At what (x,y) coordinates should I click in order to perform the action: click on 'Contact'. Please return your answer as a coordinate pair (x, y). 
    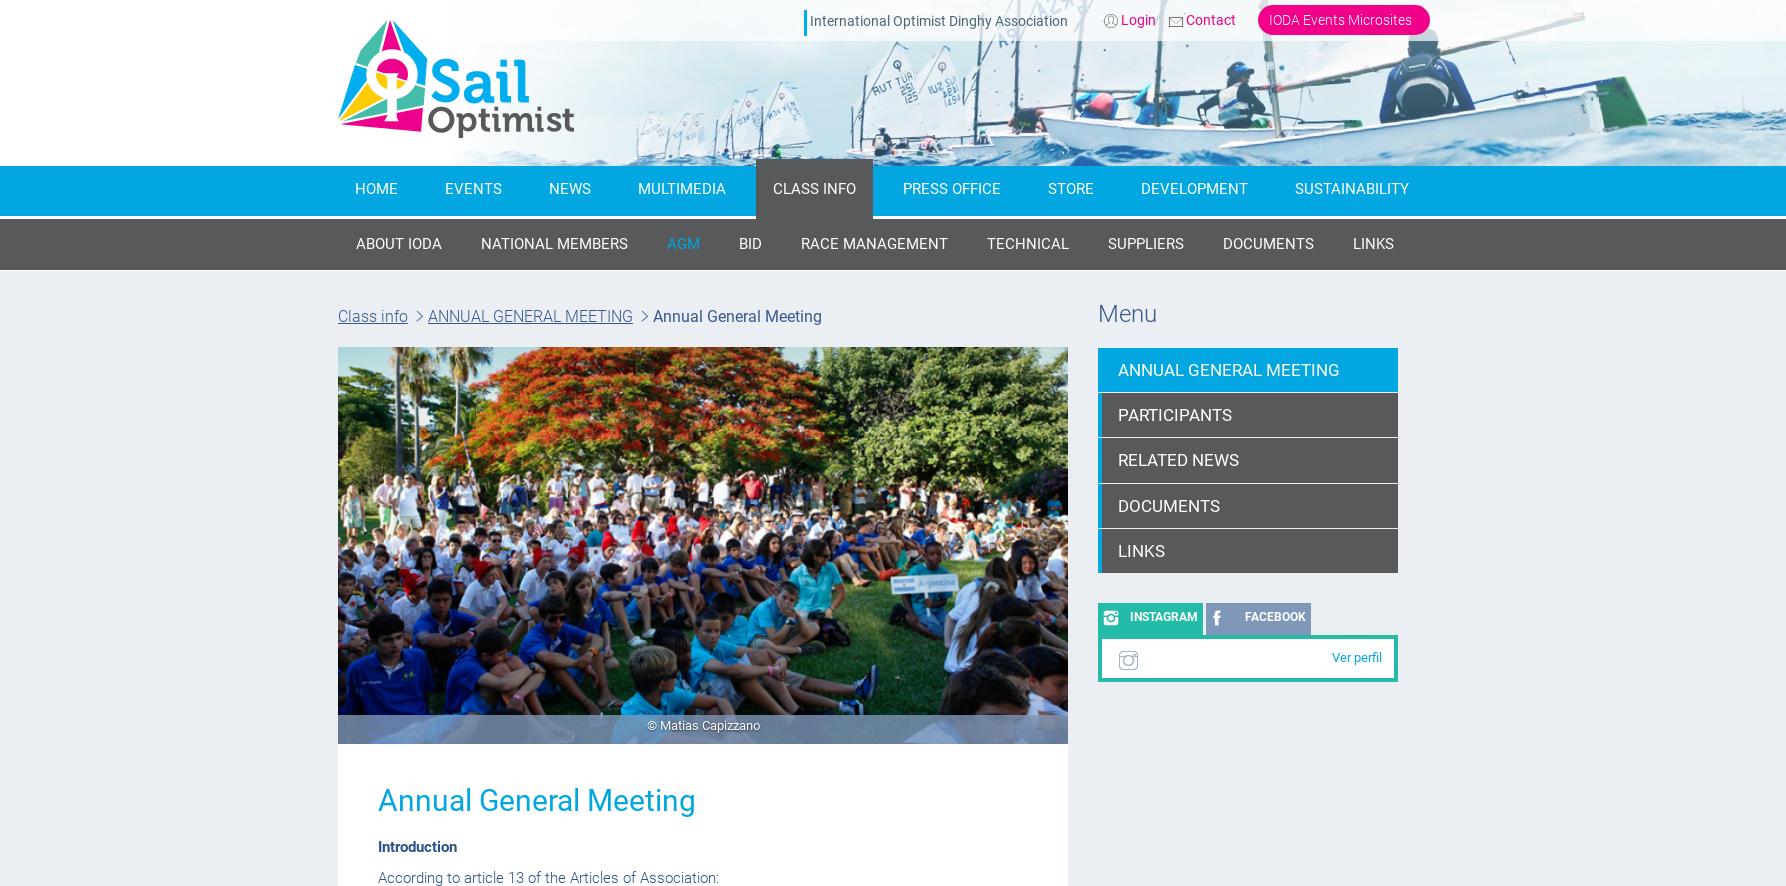
    Looking at the image, I should click on (1185, 20).